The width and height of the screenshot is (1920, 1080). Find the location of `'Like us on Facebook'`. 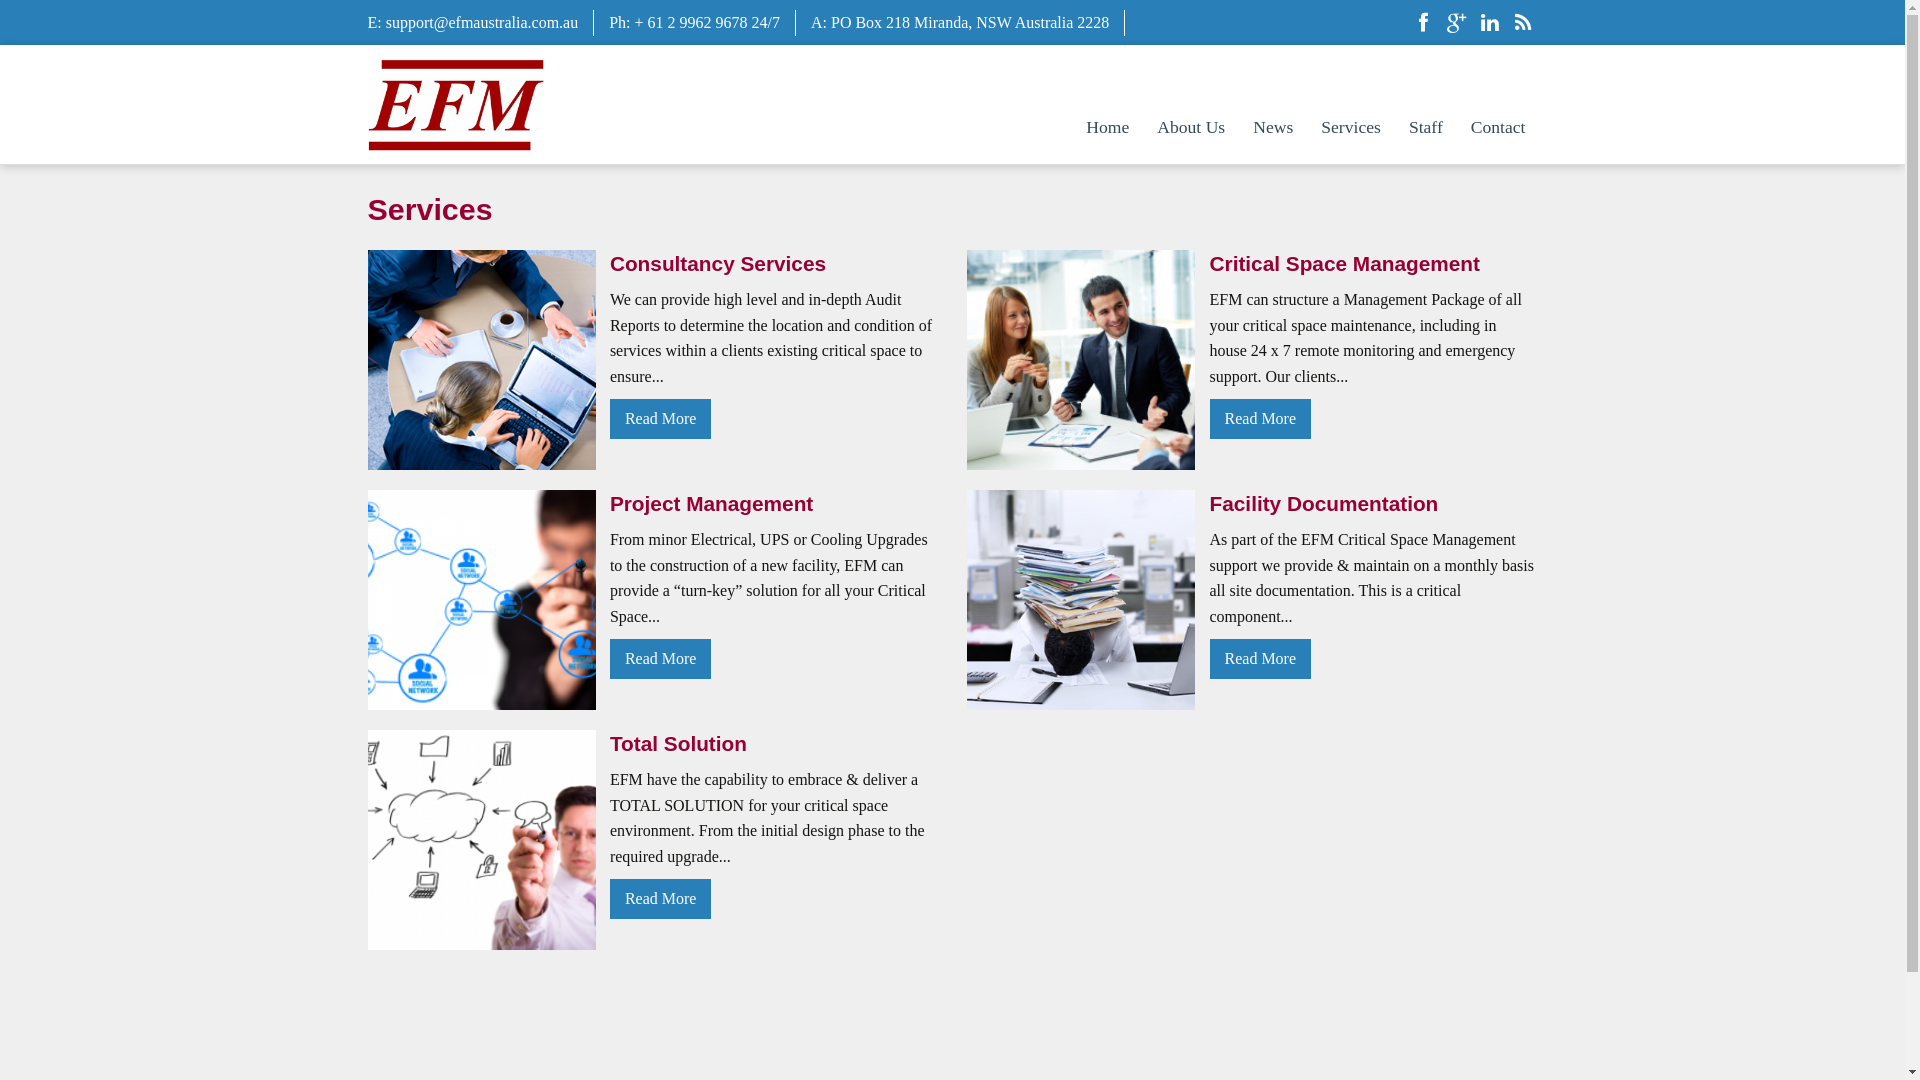

'Like us on Facebook' is located at coordinates (1421, 24).